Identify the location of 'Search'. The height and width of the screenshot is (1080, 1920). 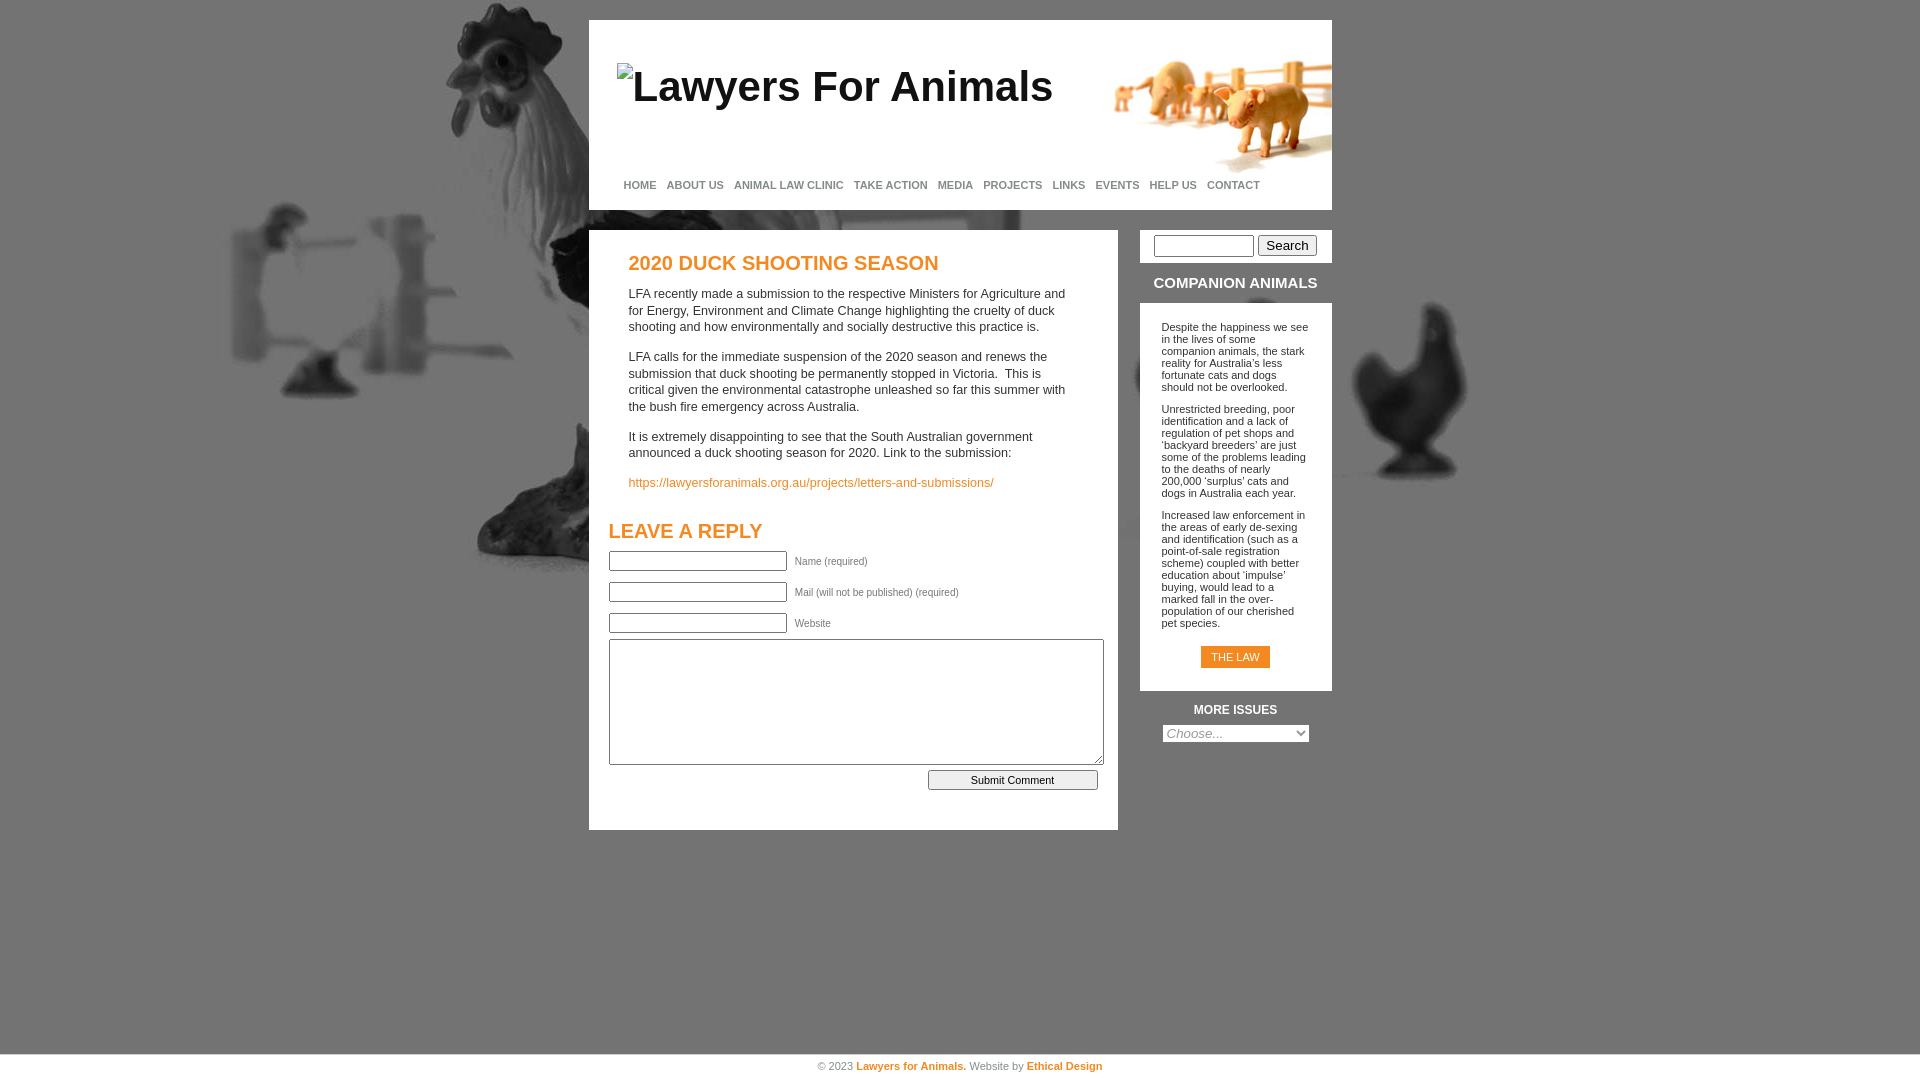
(1286, 244).